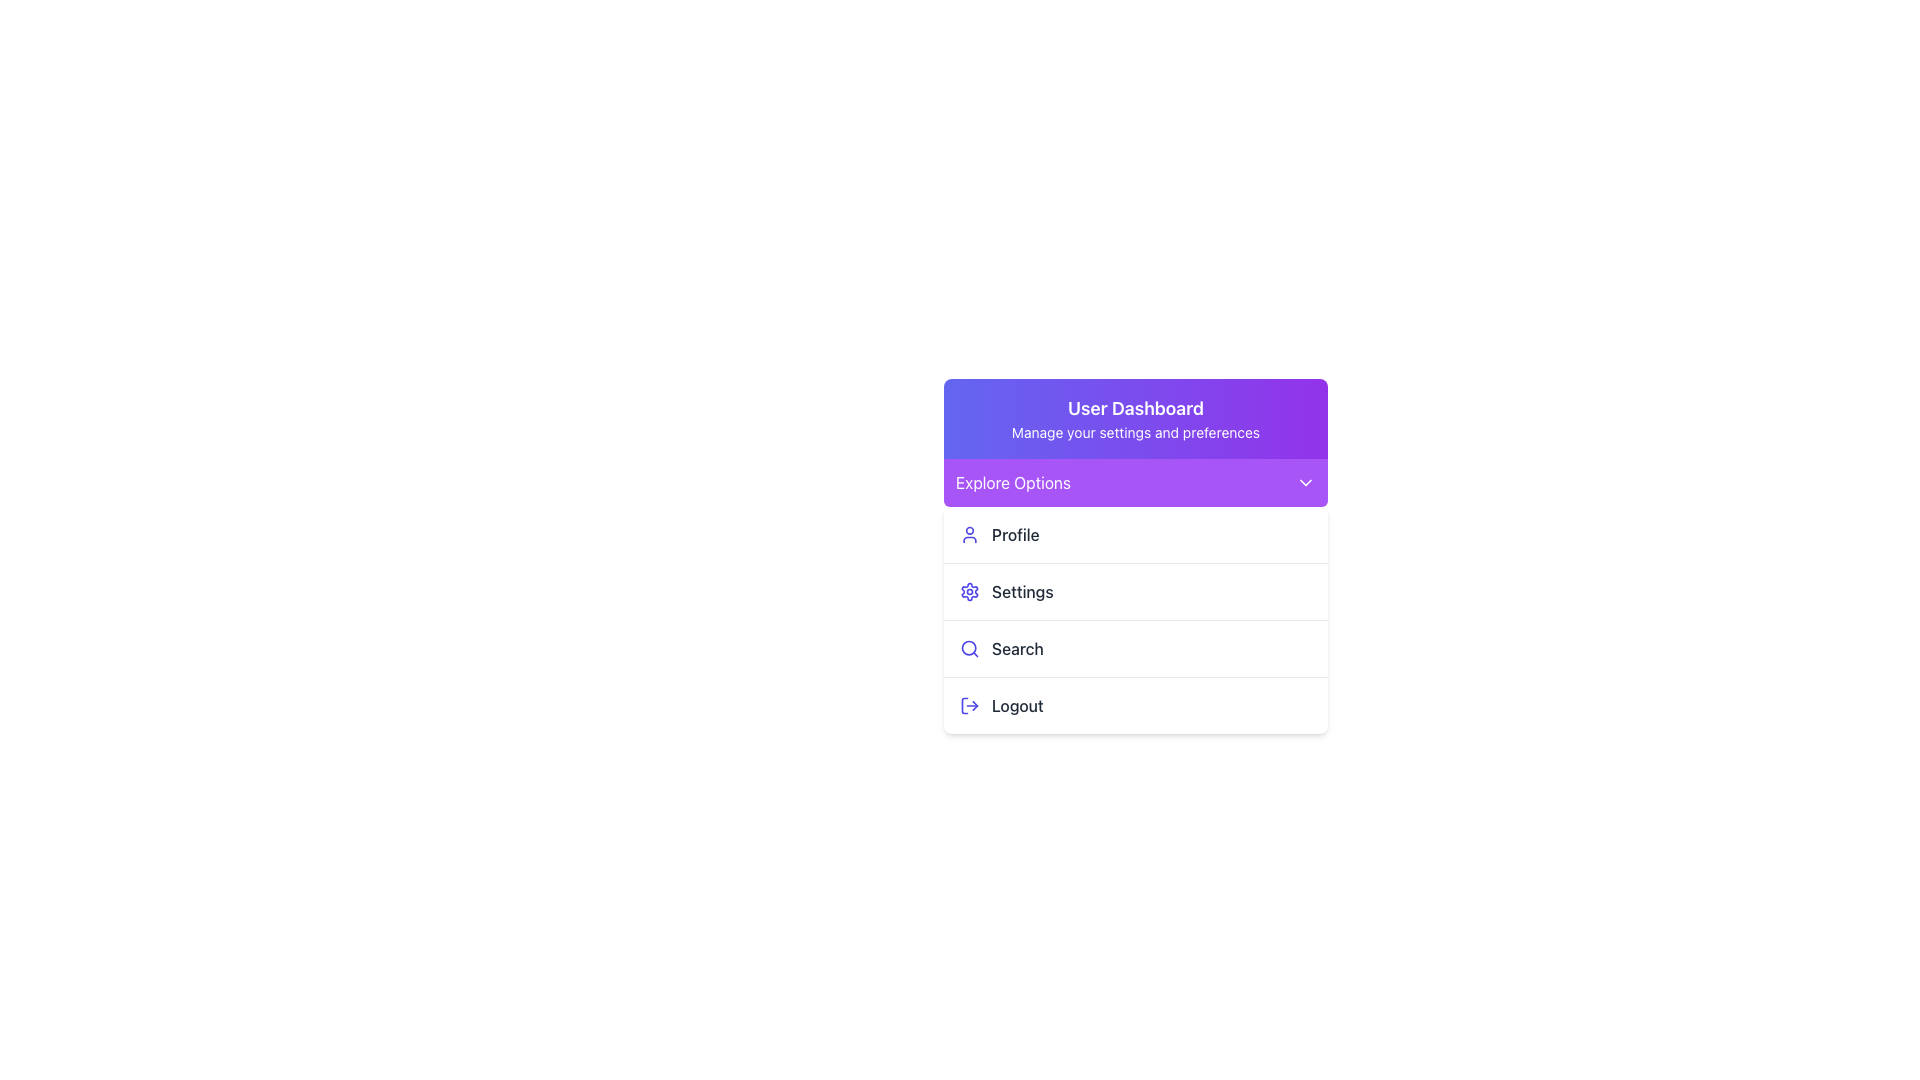 The width and height of the screenshot is (1920, 1080). Describe the element at coordinates (1136, 431) in the screenshot. I see `the Text label that provides descriptive information about managing settings and preferences, located beneath 'User Dashboard' in the header section` at that location.